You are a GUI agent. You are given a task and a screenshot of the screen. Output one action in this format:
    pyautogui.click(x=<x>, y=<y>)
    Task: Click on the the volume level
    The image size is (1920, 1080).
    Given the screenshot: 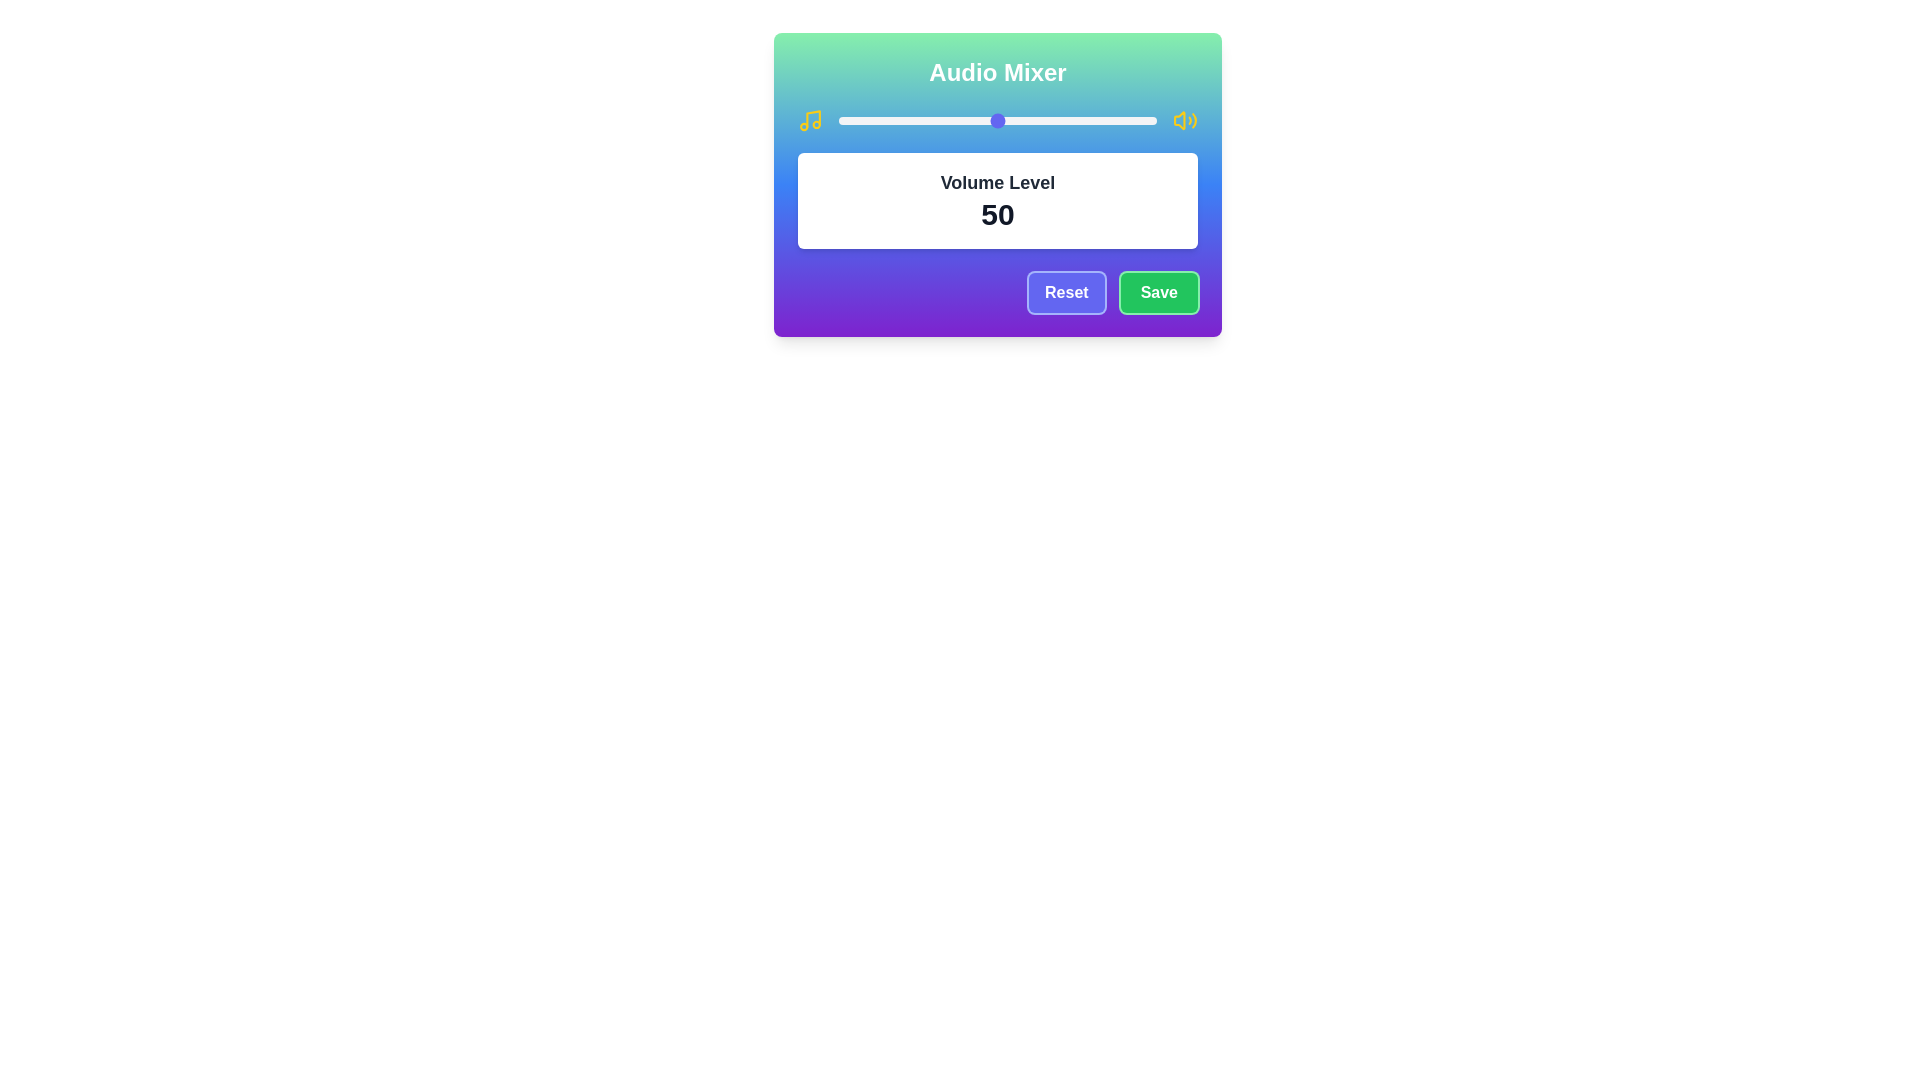 What is the action you would take?
    pyautogui.click(x=1153, y=120)
    